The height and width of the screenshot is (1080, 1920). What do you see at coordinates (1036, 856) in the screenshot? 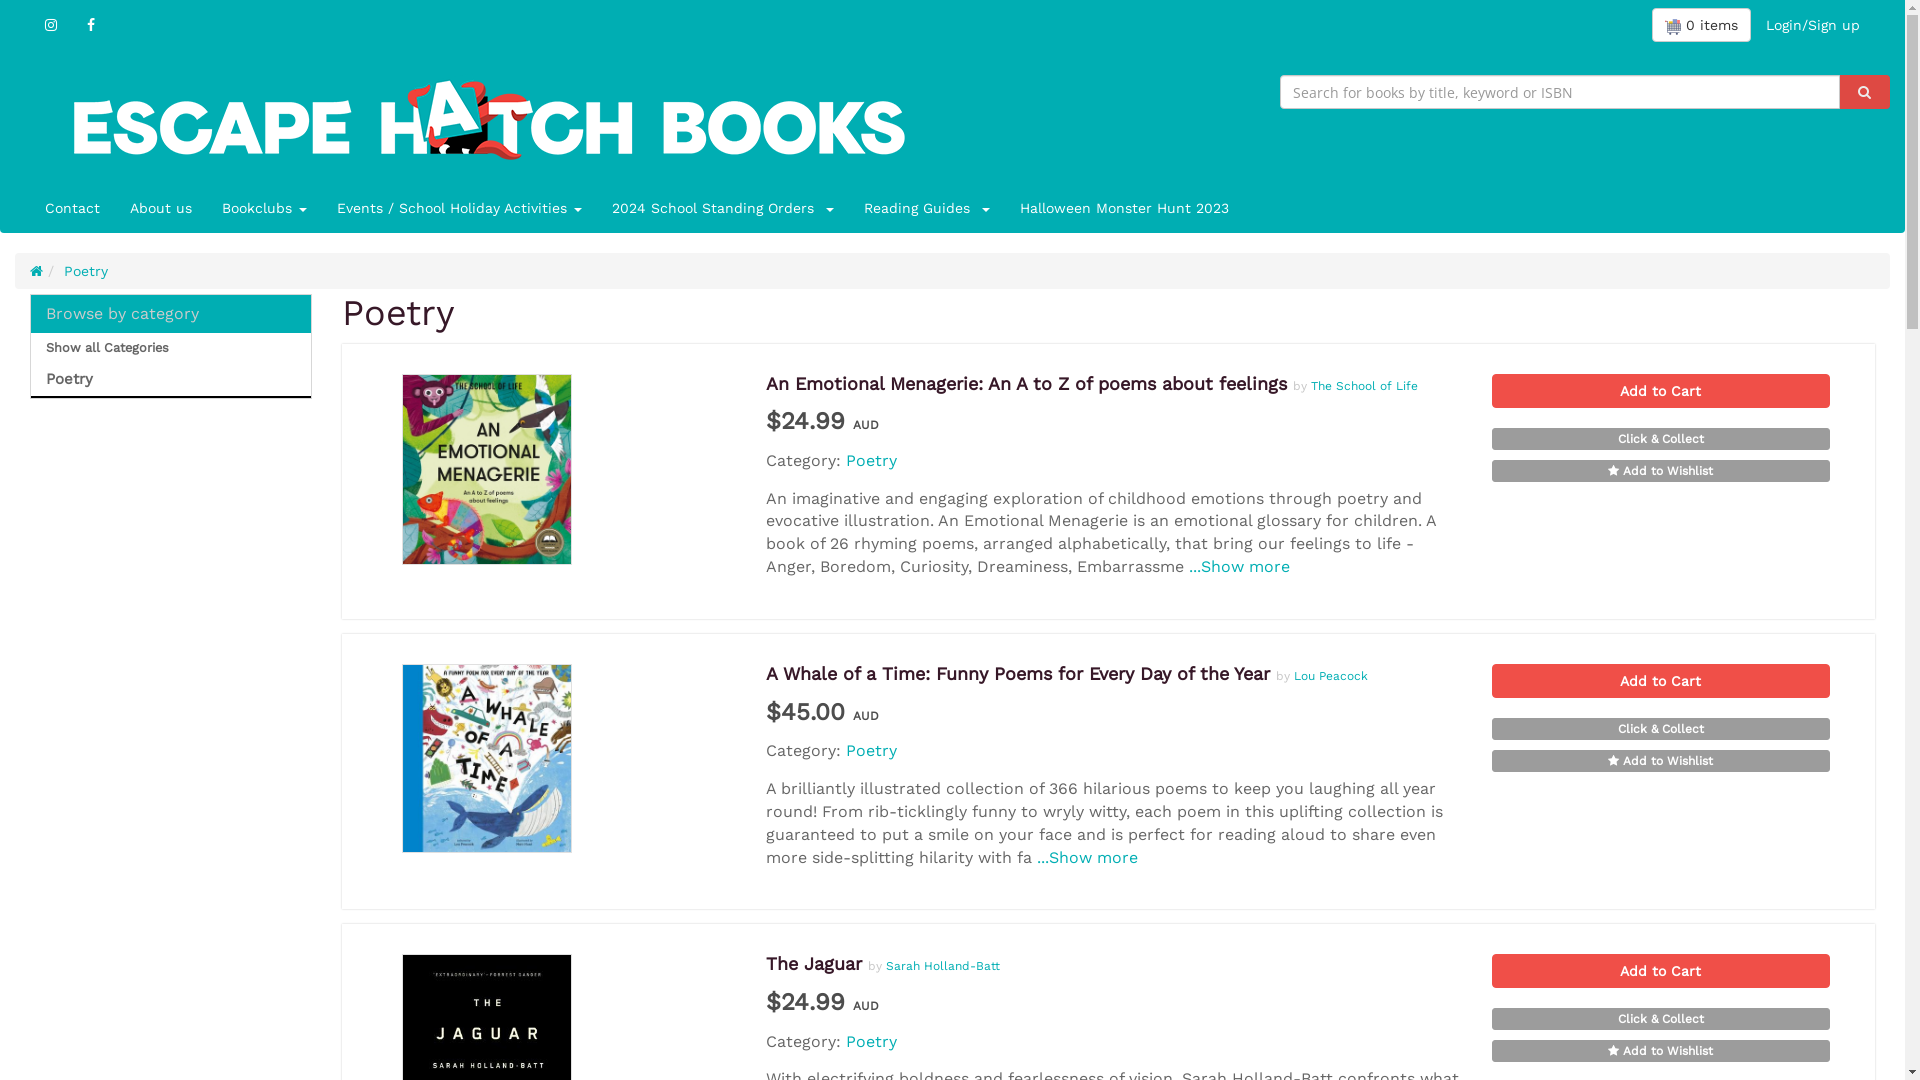
I see `'...Show more'` at bounding box center [1036, 856].